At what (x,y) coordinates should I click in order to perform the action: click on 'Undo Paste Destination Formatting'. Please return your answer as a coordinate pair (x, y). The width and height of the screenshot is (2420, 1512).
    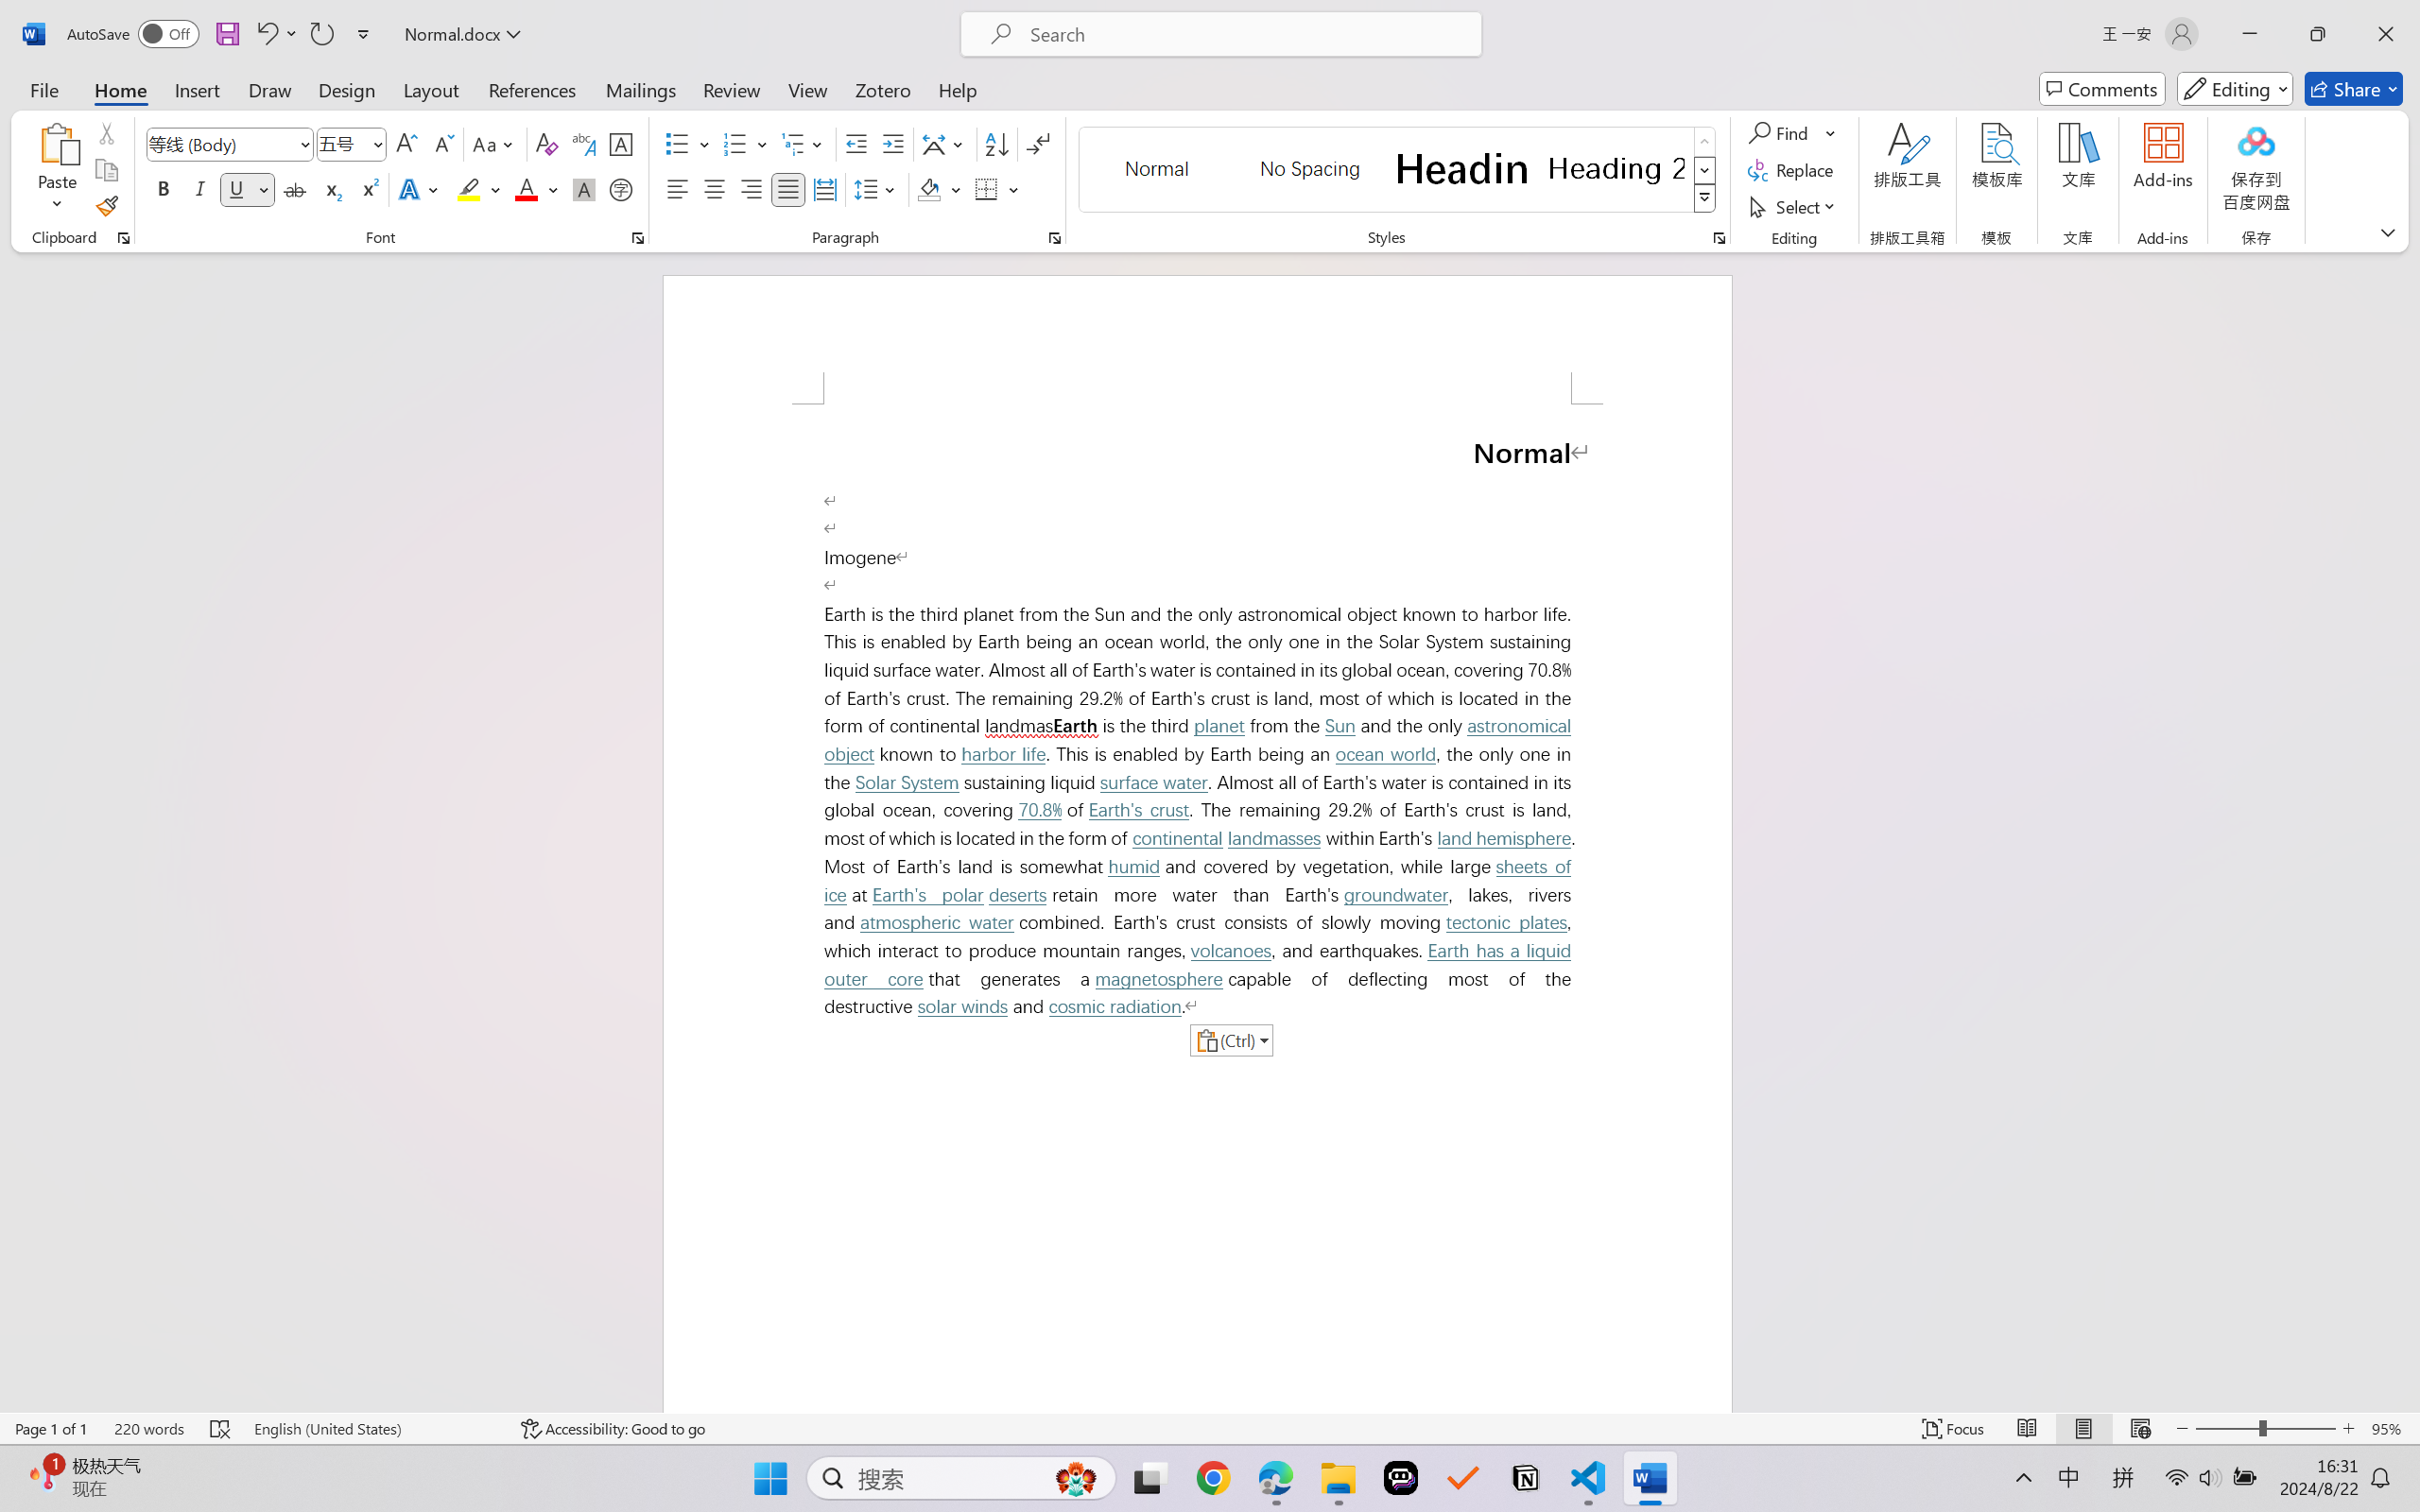
    Looking at the image, I should click on (265, 33).